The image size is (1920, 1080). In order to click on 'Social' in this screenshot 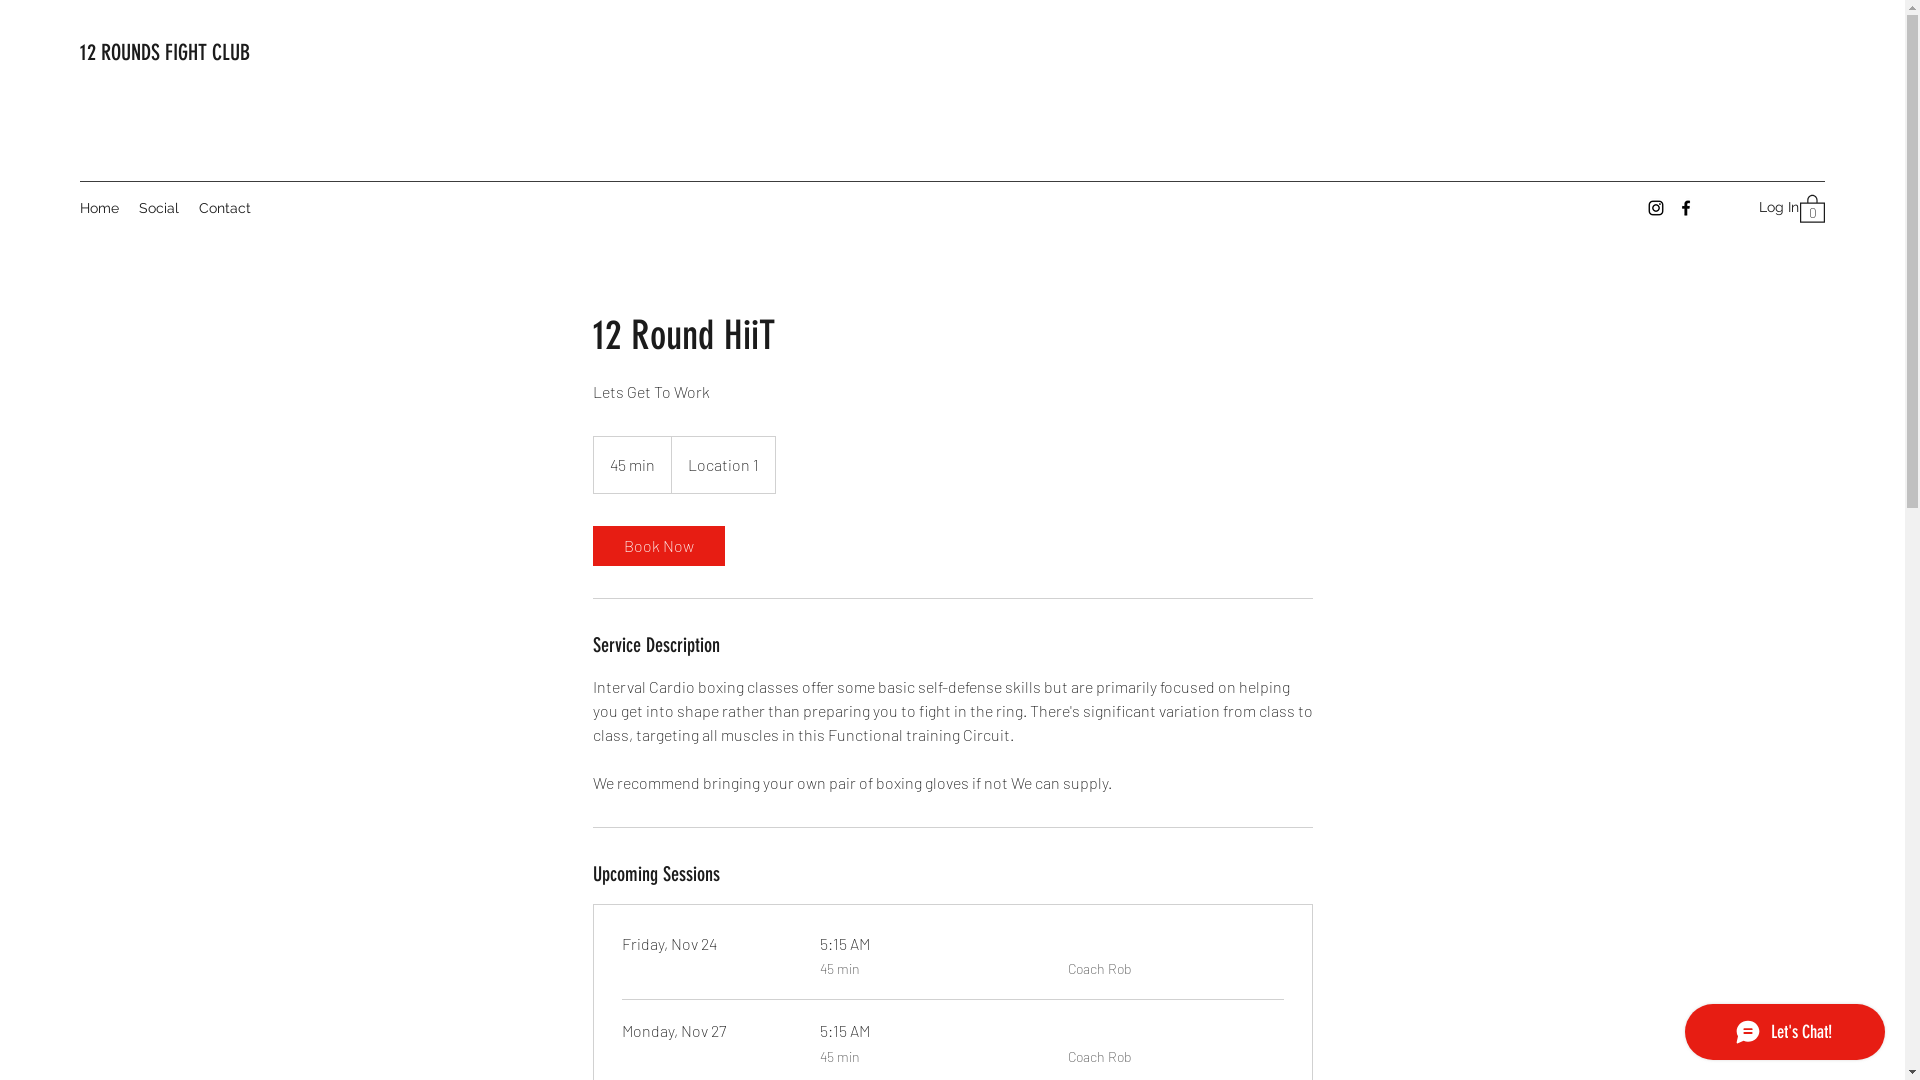, I will do `click(157, 208)`.